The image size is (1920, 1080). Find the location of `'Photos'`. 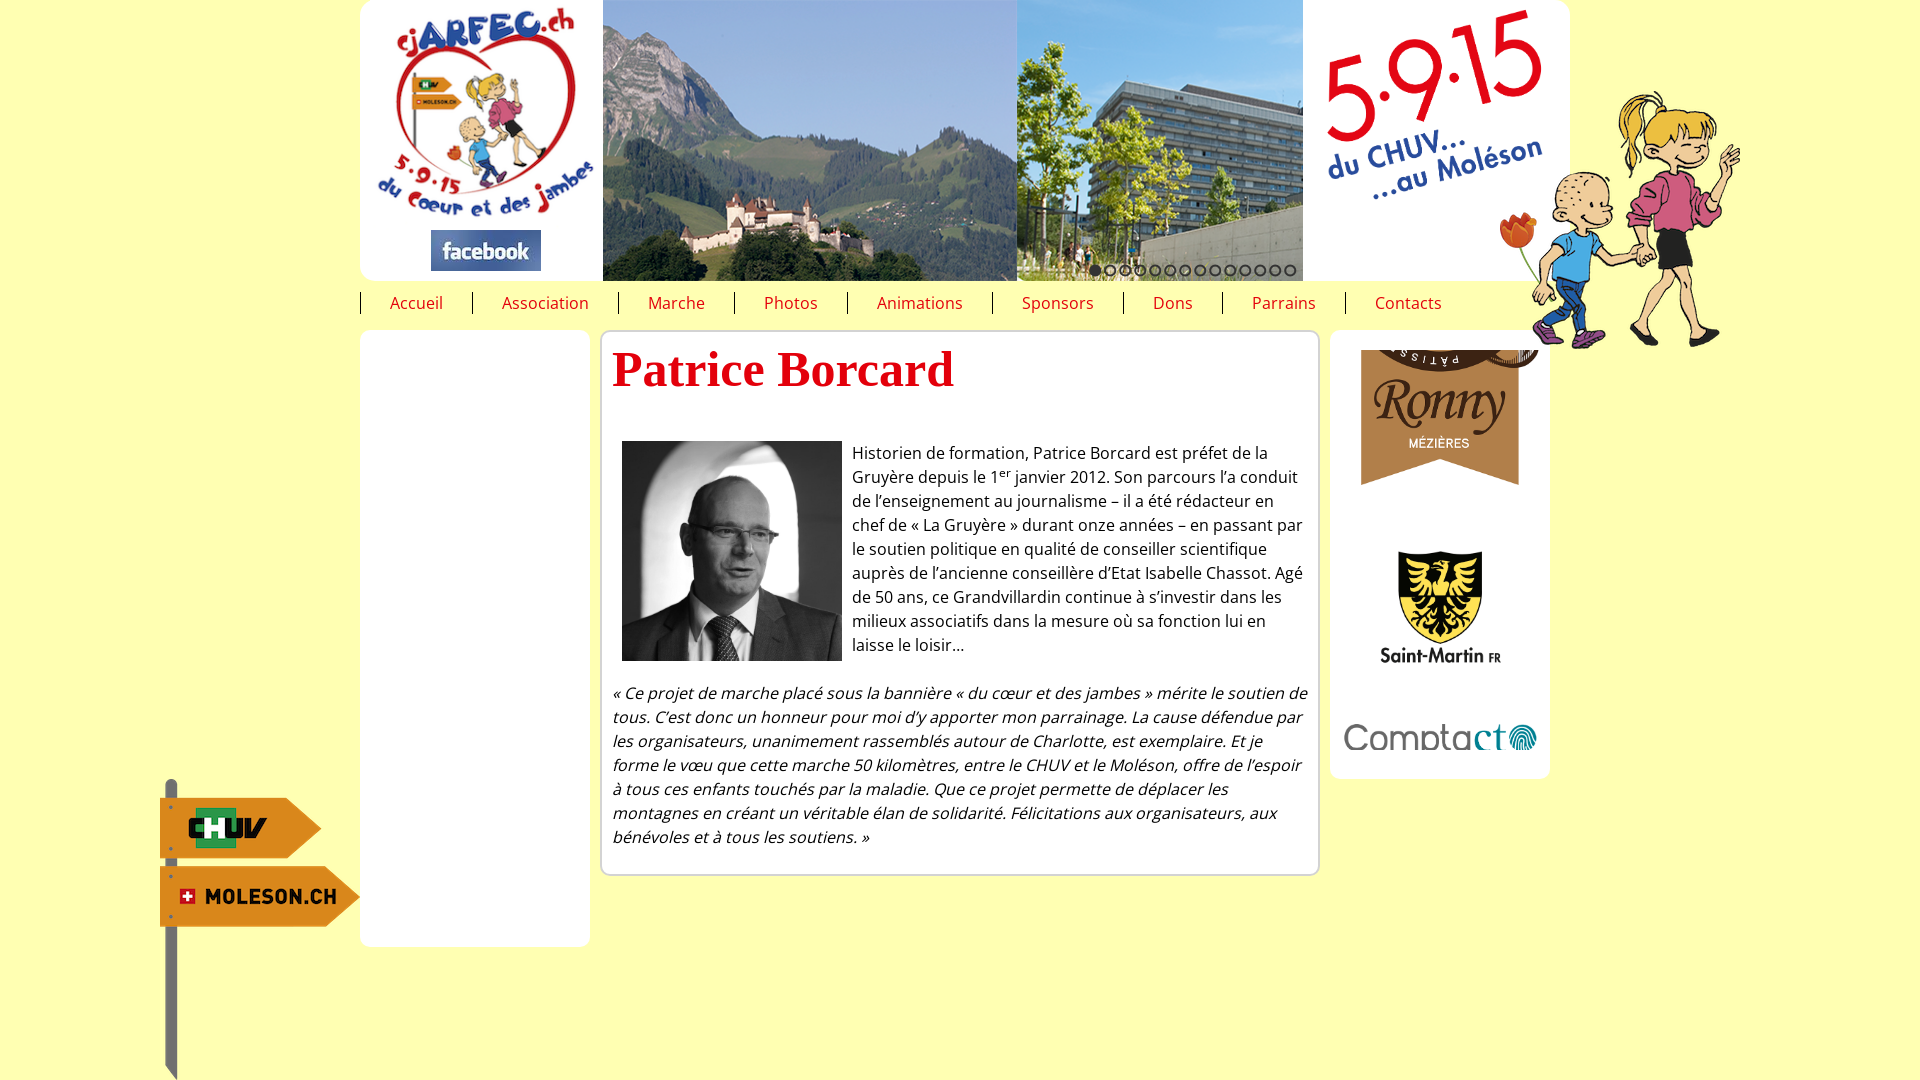

'Photos' is located at coordinates (790, 303).